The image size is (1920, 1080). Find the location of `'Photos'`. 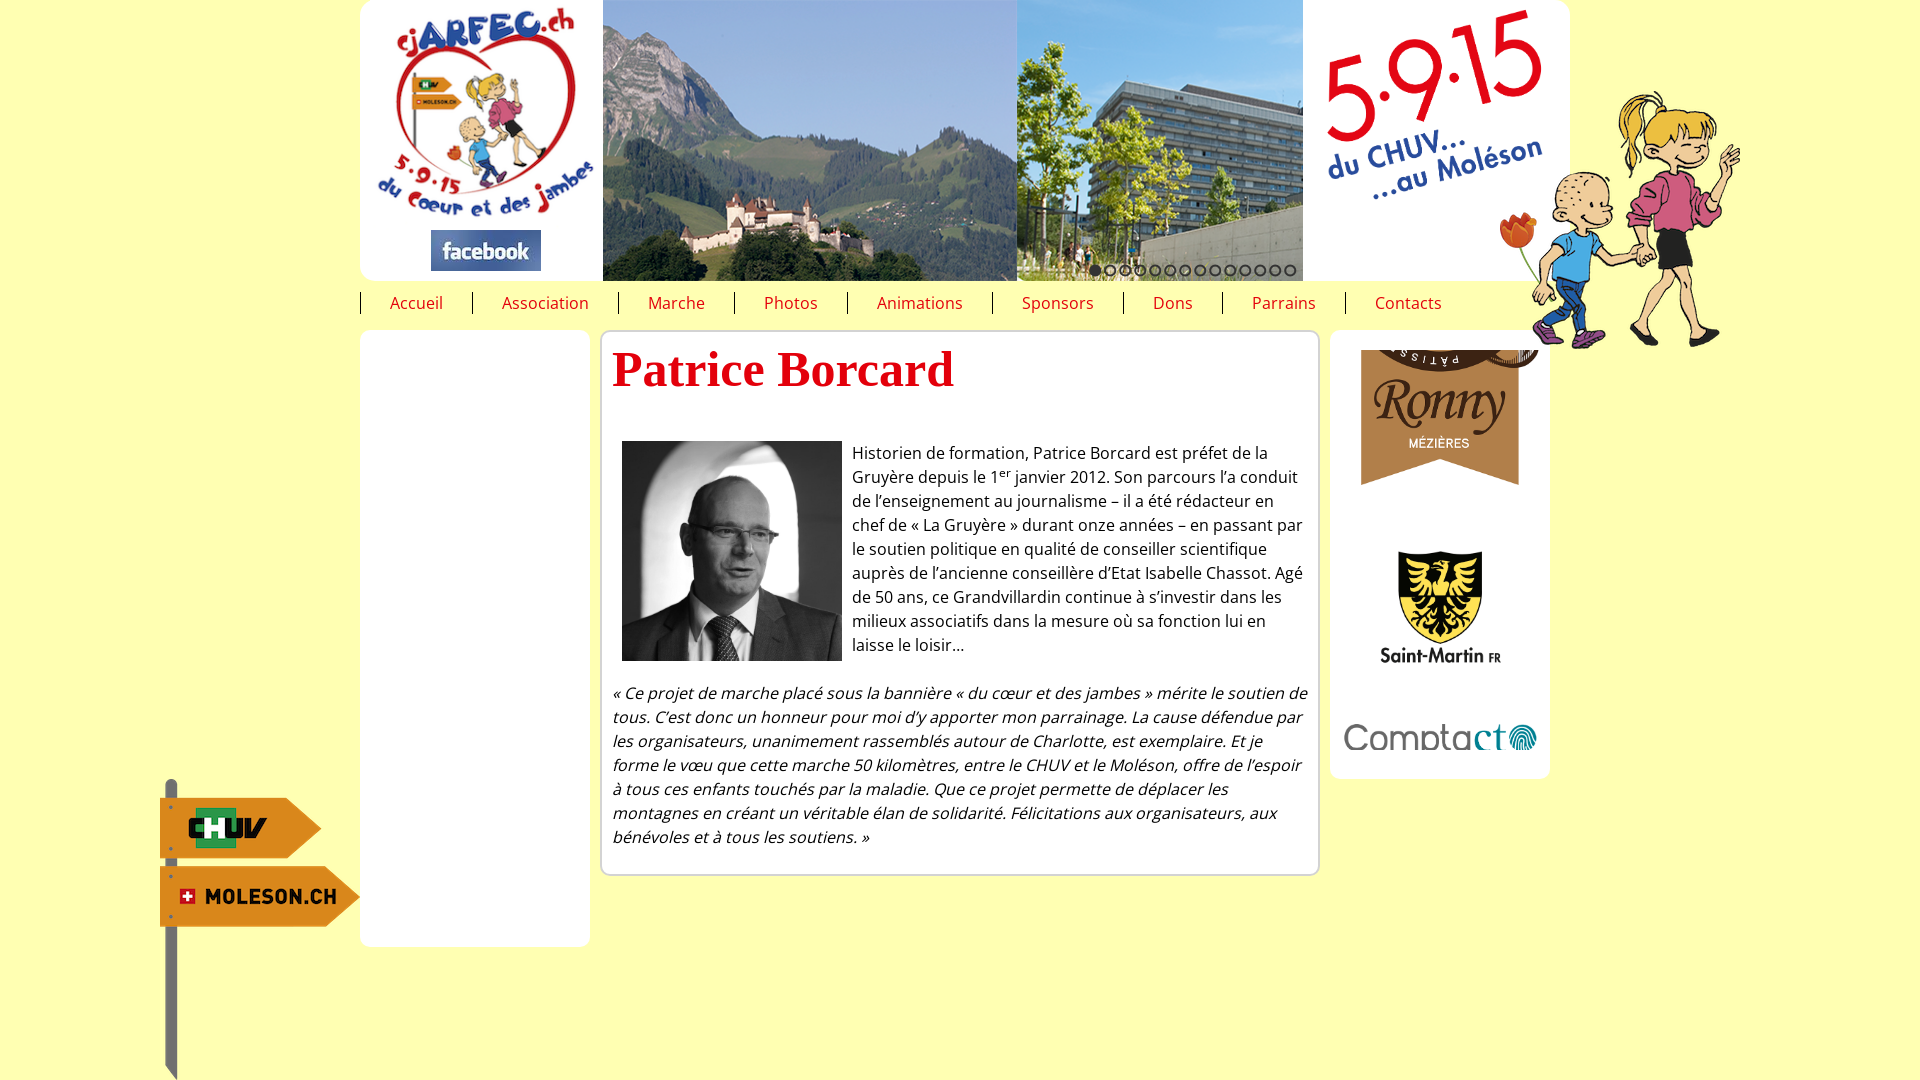

'Photos' is located at coordinates (790, 303).